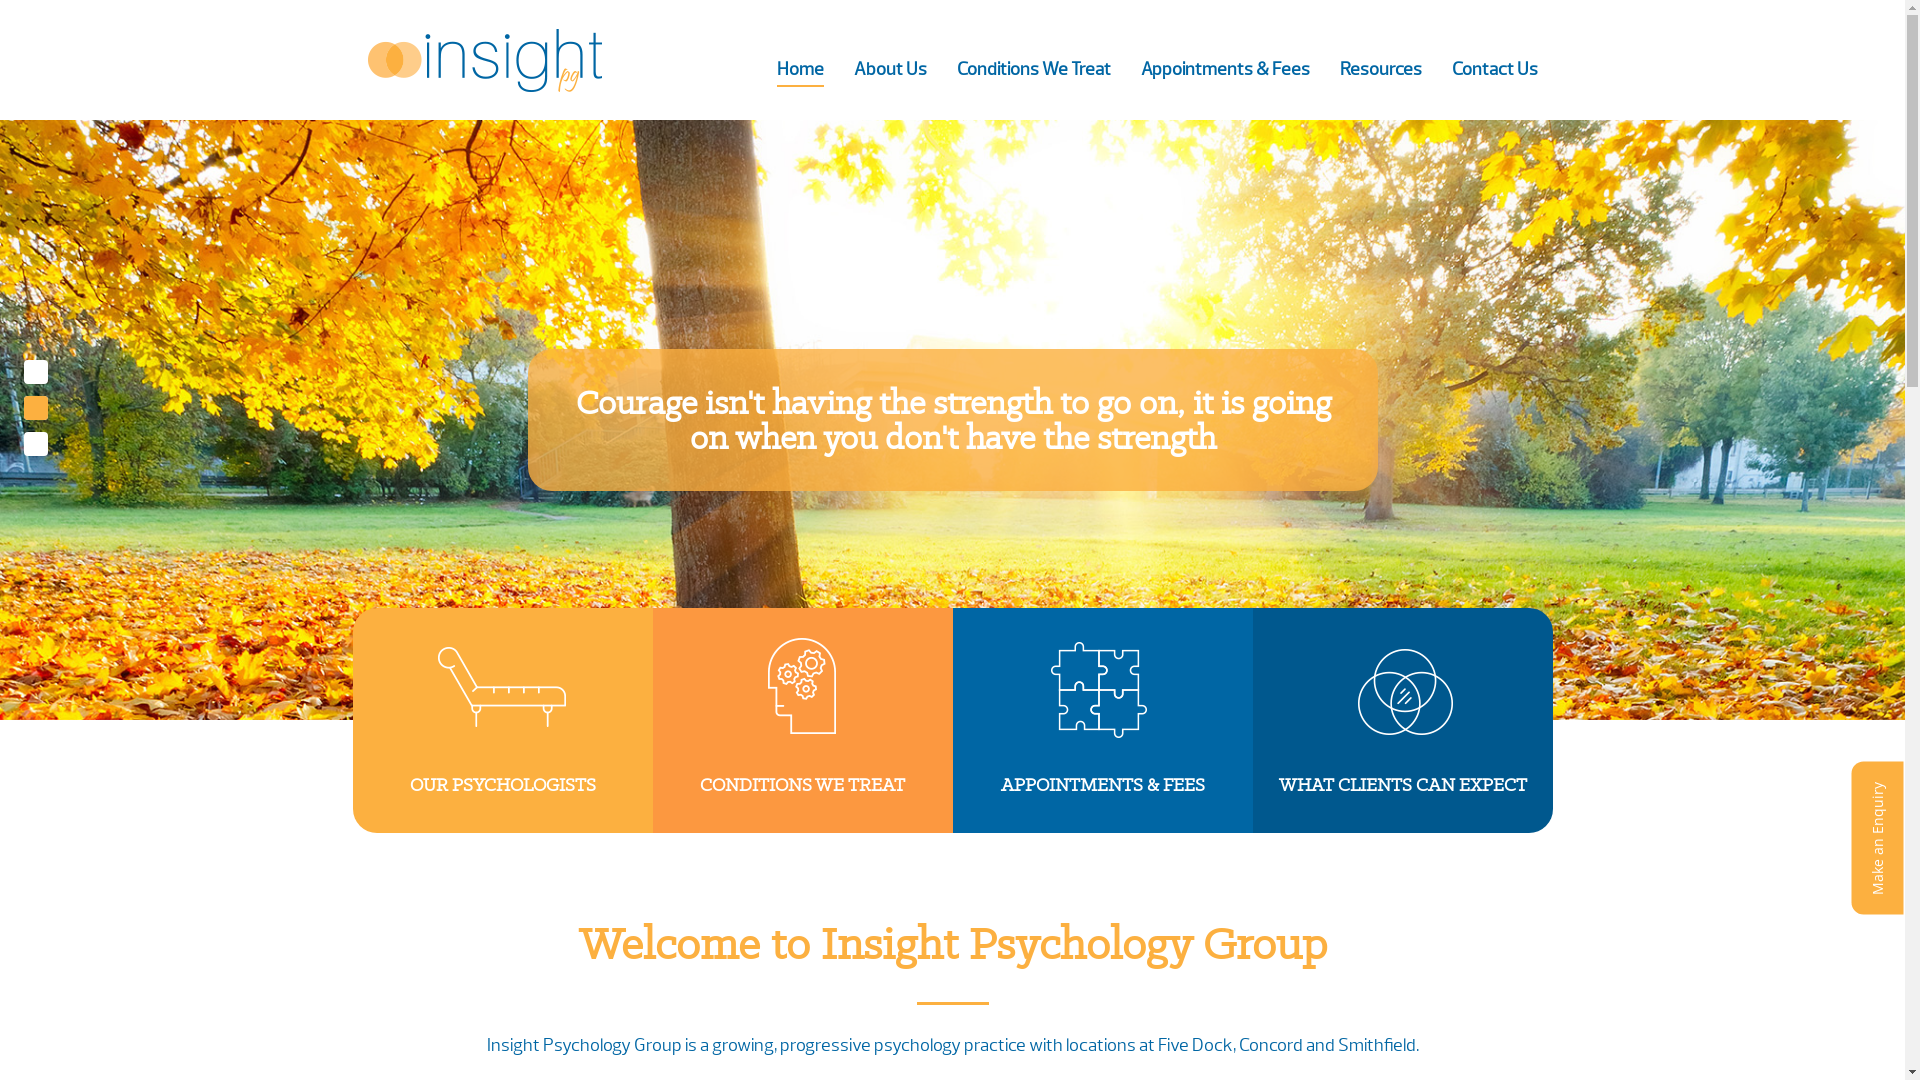 The height and width of the screenshot is (1080, 1920). I want to click on 'Contact Us', so click(1494, 68).